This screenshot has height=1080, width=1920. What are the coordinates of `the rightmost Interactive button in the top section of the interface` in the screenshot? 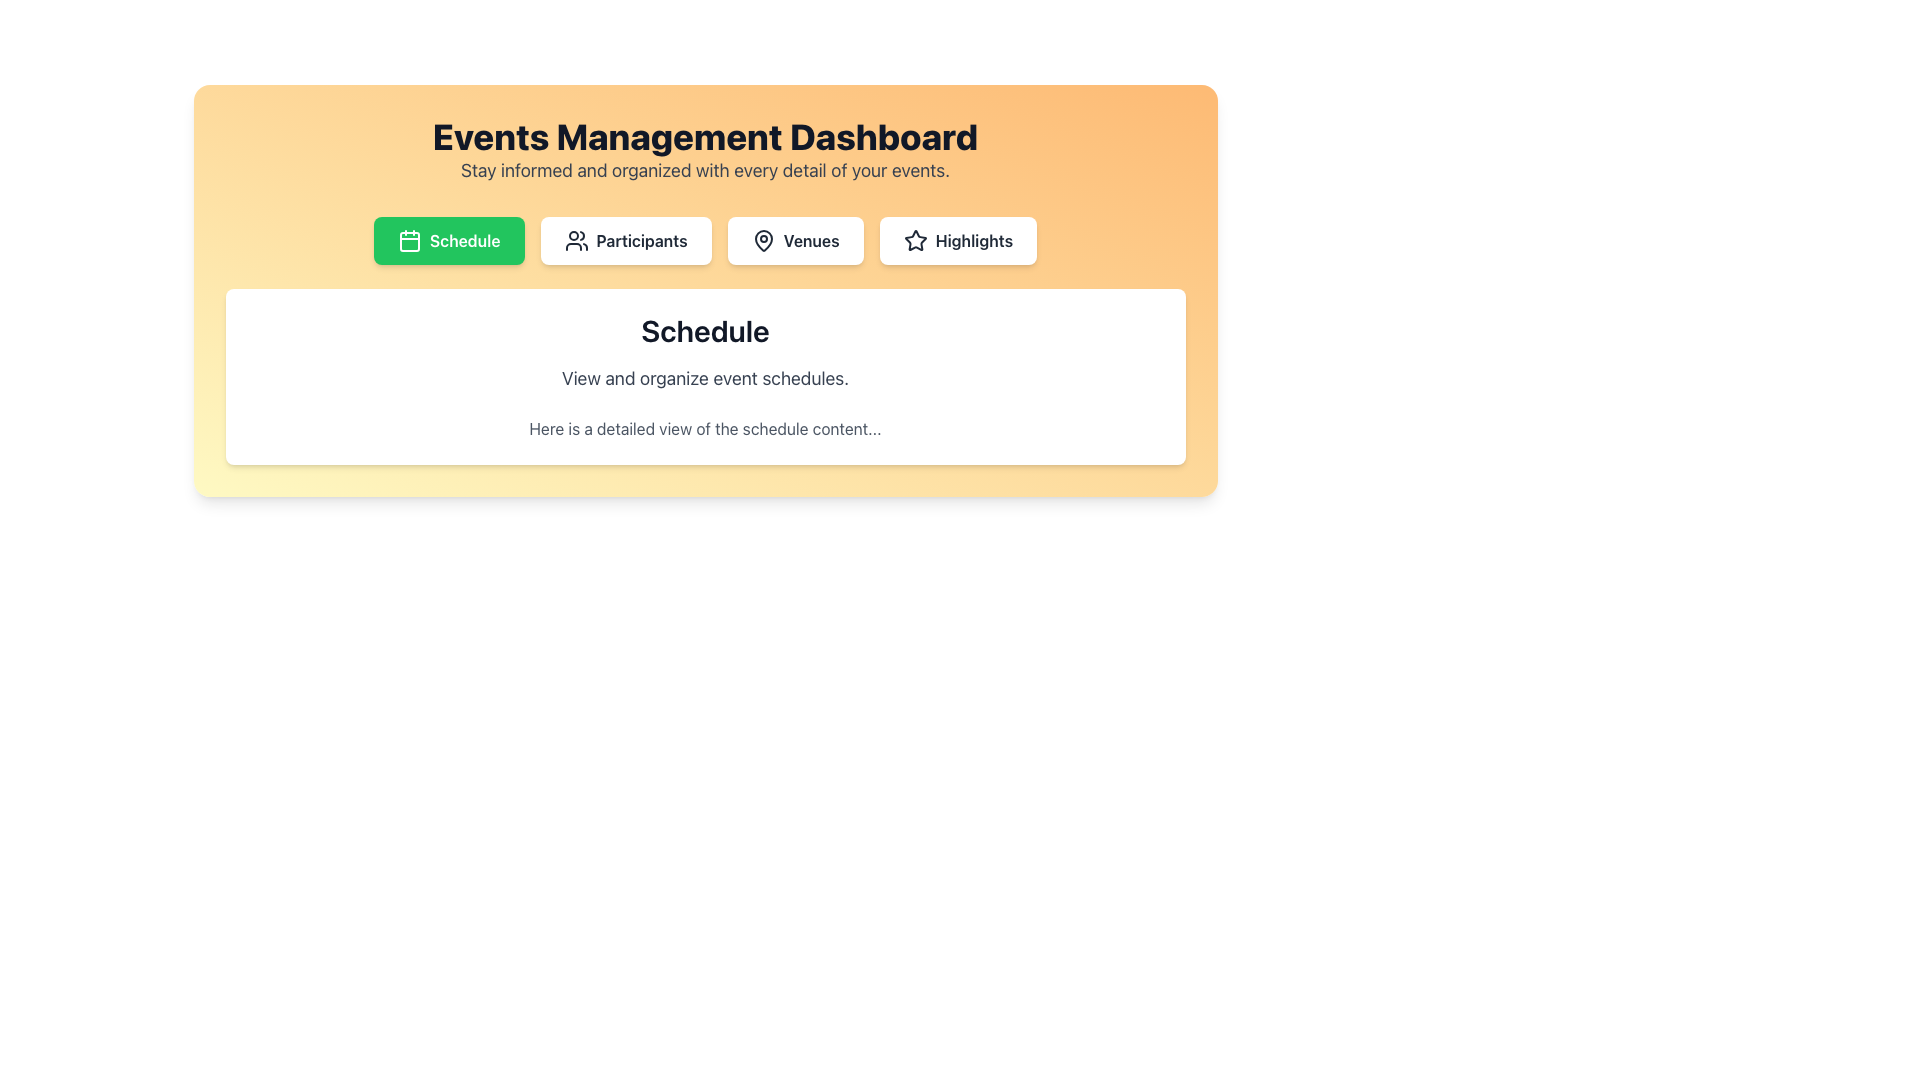 It's located at (957, 239).